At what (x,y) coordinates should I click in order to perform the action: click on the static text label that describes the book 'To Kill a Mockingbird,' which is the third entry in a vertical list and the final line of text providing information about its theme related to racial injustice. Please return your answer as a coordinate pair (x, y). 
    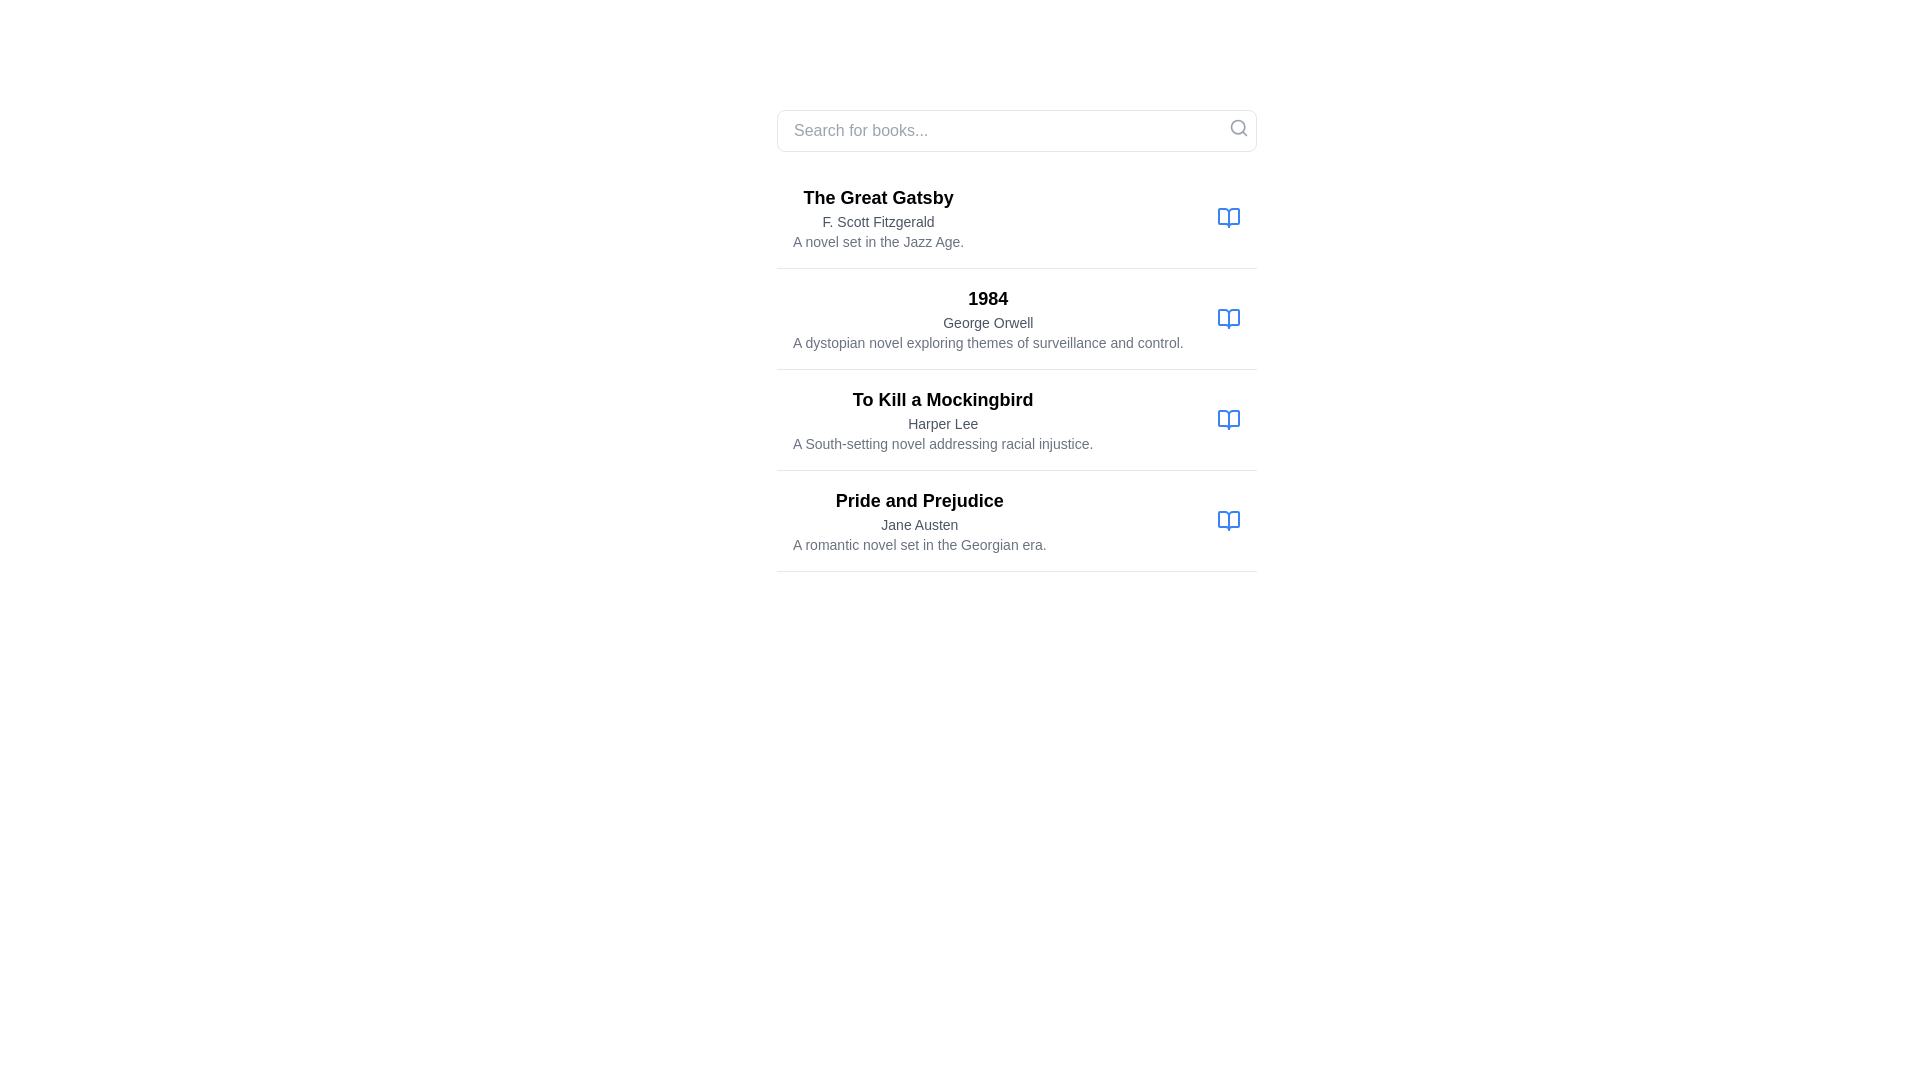
    Looking at the image, I should click on (942, 442).